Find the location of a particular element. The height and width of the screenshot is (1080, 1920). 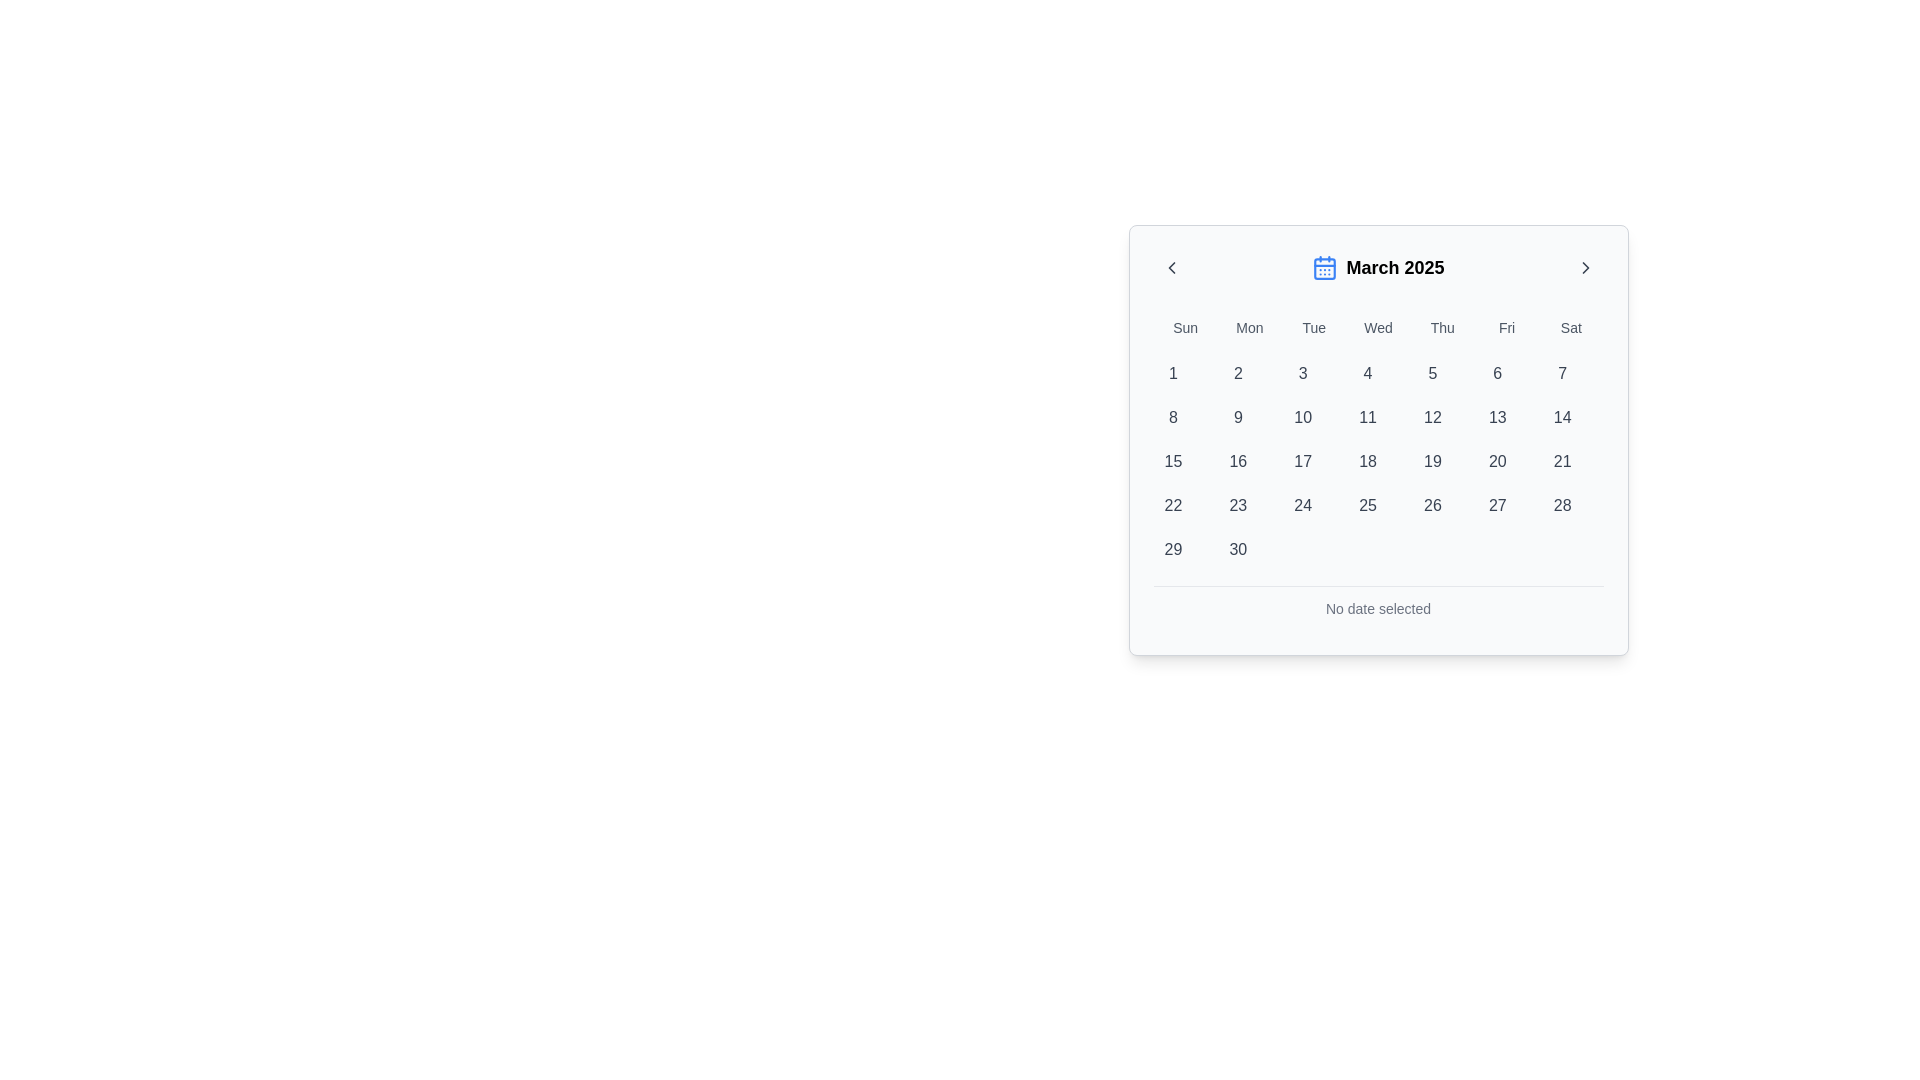

a day button in the grid of buttons representing March 2025 is located at coordinates (1377, 462).